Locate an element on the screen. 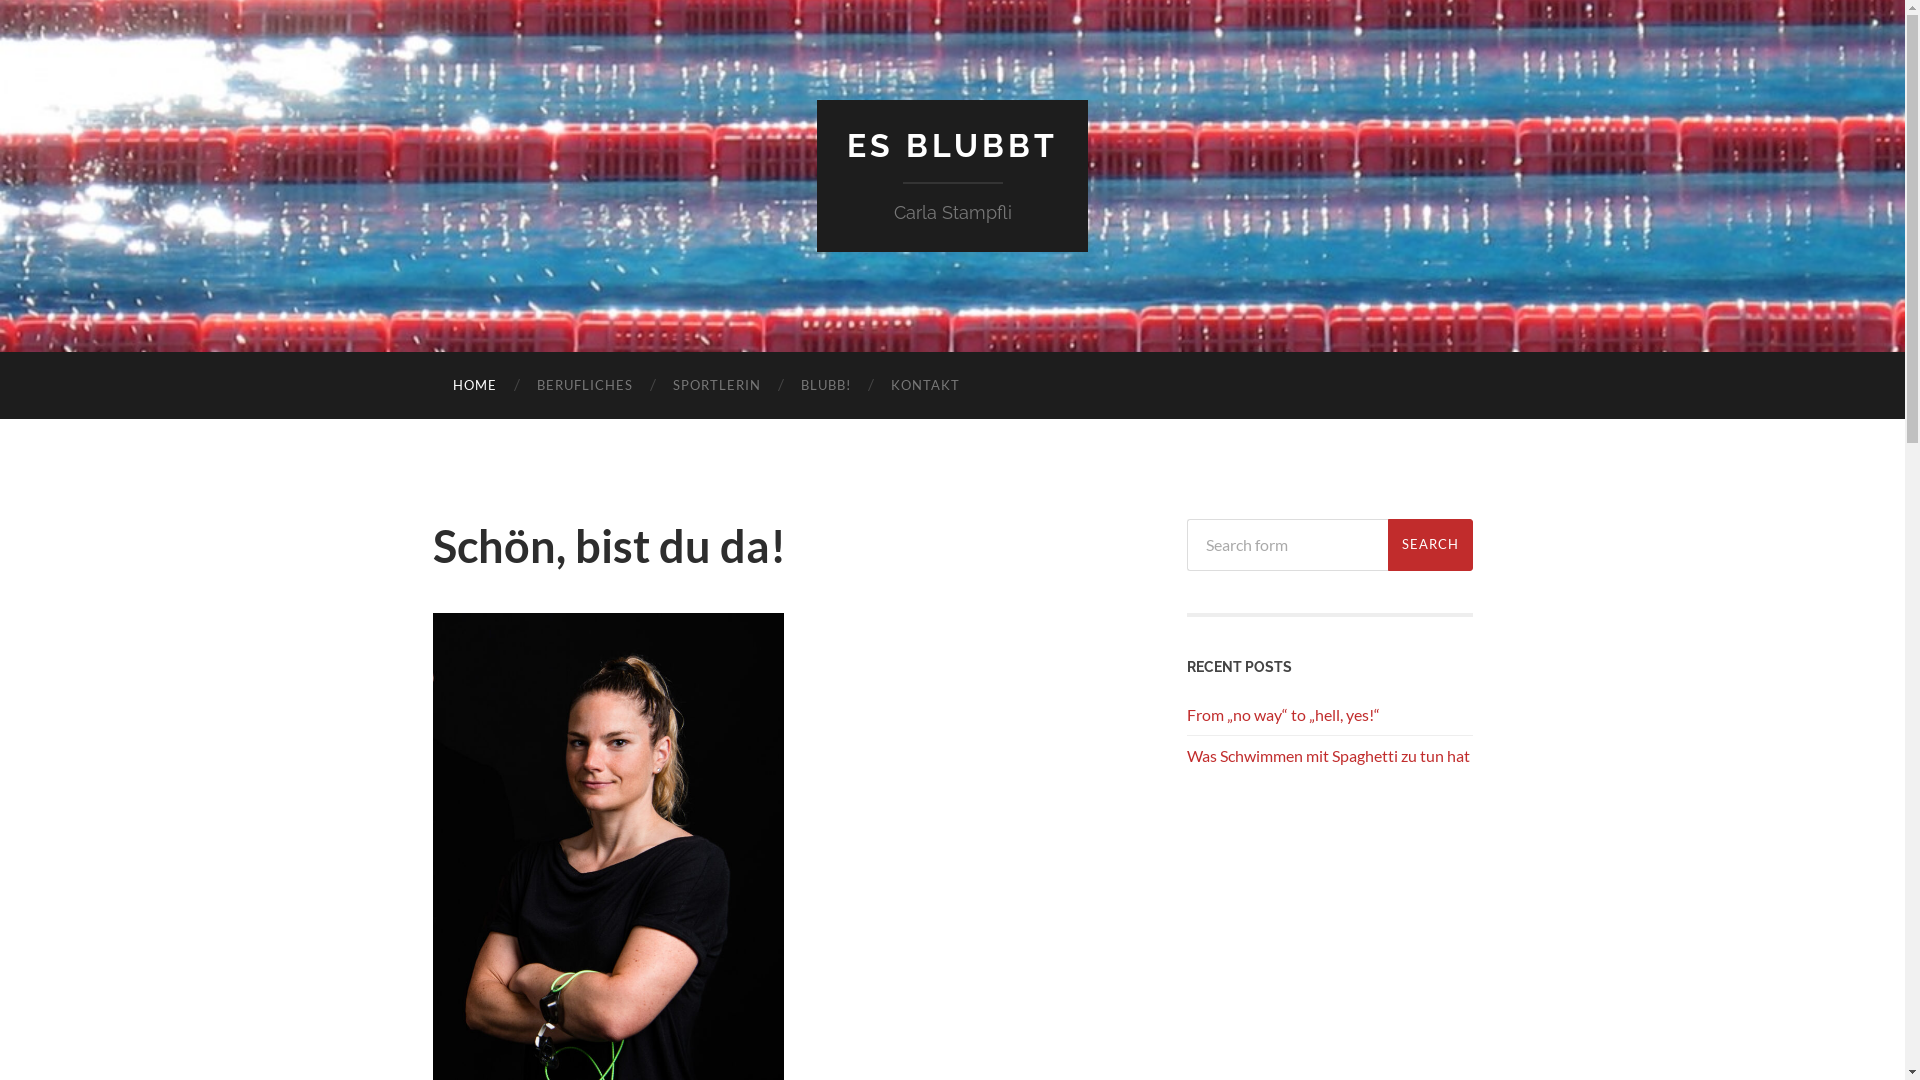 Image resolution: width=1920 pixels, height=1080 pixels. 'Was Schwimmen mit Spaghetti zu tun hat' is located at coordinates (1327, 755).